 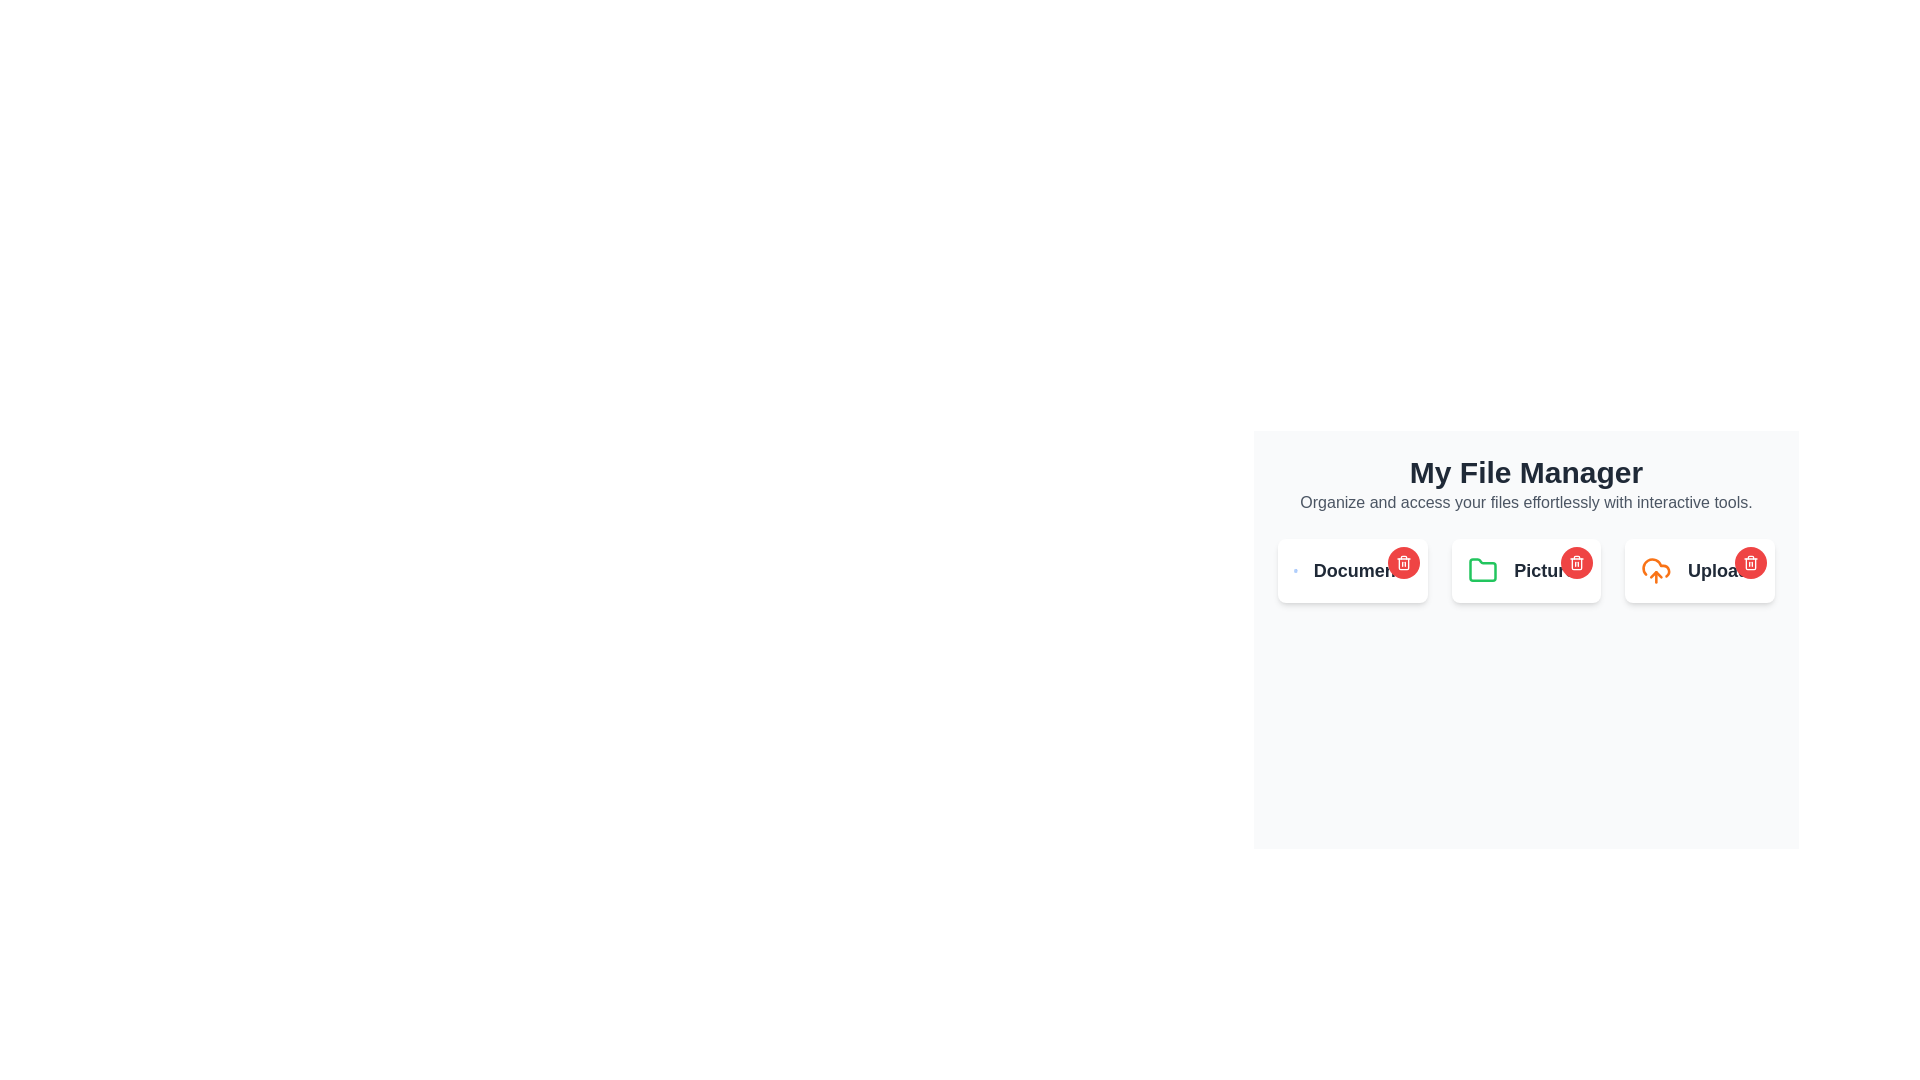 What do you see at coordinates (1402, 563) in the screenshot?
I see `the delete button located in the top-right corner of the 'Documents' card in the 'My File Manager' section` at bounding box center [1402, 563].